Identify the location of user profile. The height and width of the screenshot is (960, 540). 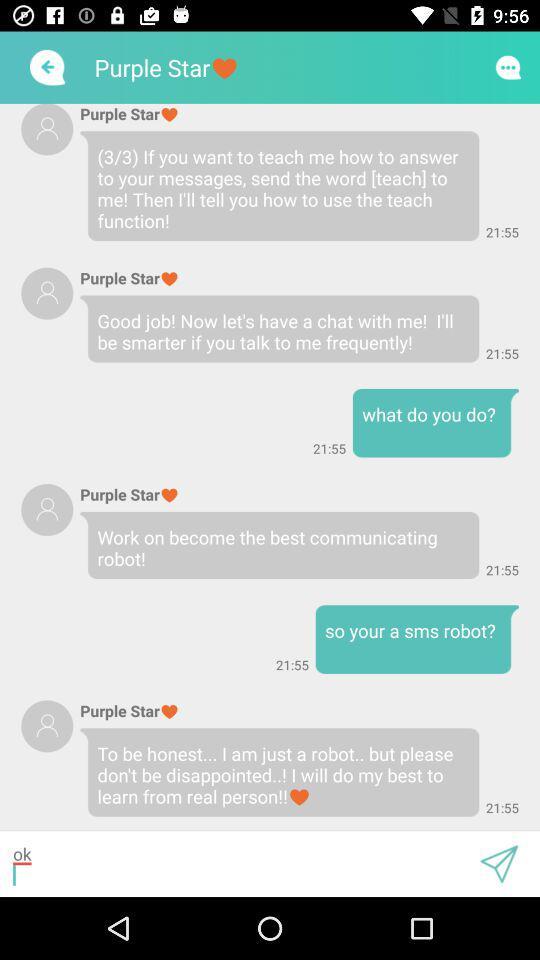
(47, 725).